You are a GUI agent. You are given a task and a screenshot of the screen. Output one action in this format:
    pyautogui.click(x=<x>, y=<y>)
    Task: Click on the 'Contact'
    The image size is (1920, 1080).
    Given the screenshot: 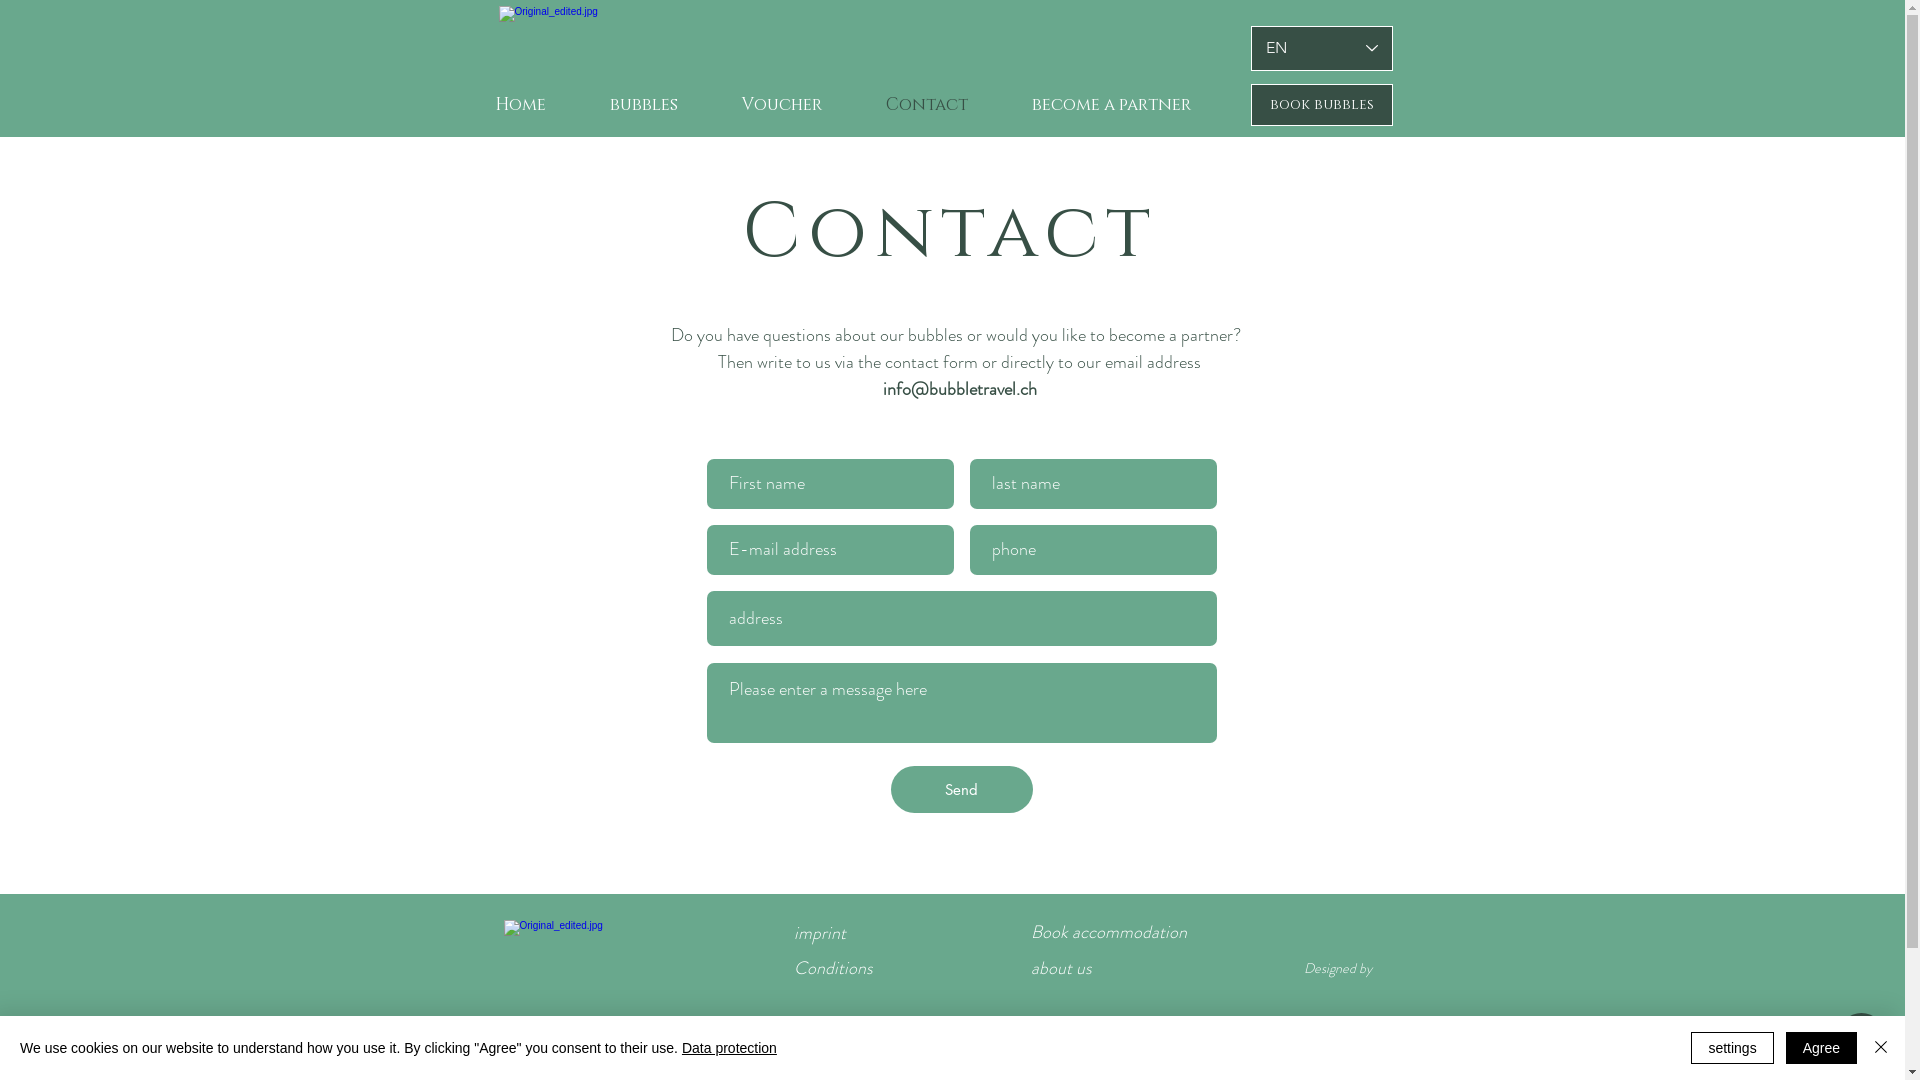 What is the action you would take?
    pyautogui.click(x=925, y=104)
    